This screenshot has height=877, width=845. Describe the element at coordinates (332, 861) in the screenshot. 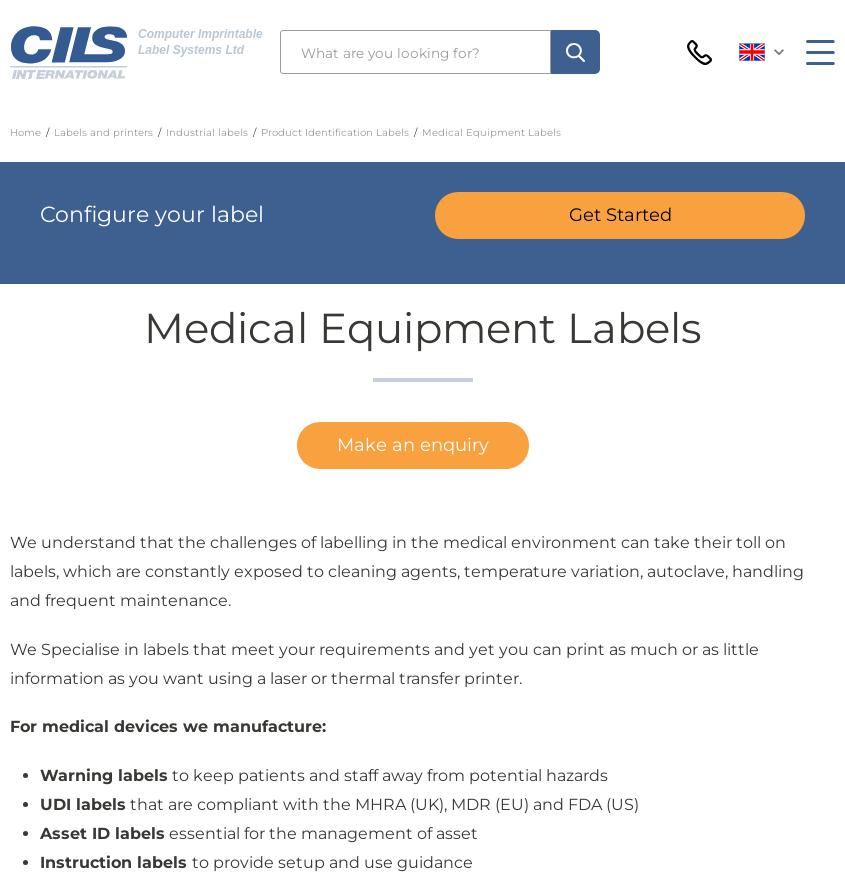

I see `'to provide setup and use guidance'` at that location.